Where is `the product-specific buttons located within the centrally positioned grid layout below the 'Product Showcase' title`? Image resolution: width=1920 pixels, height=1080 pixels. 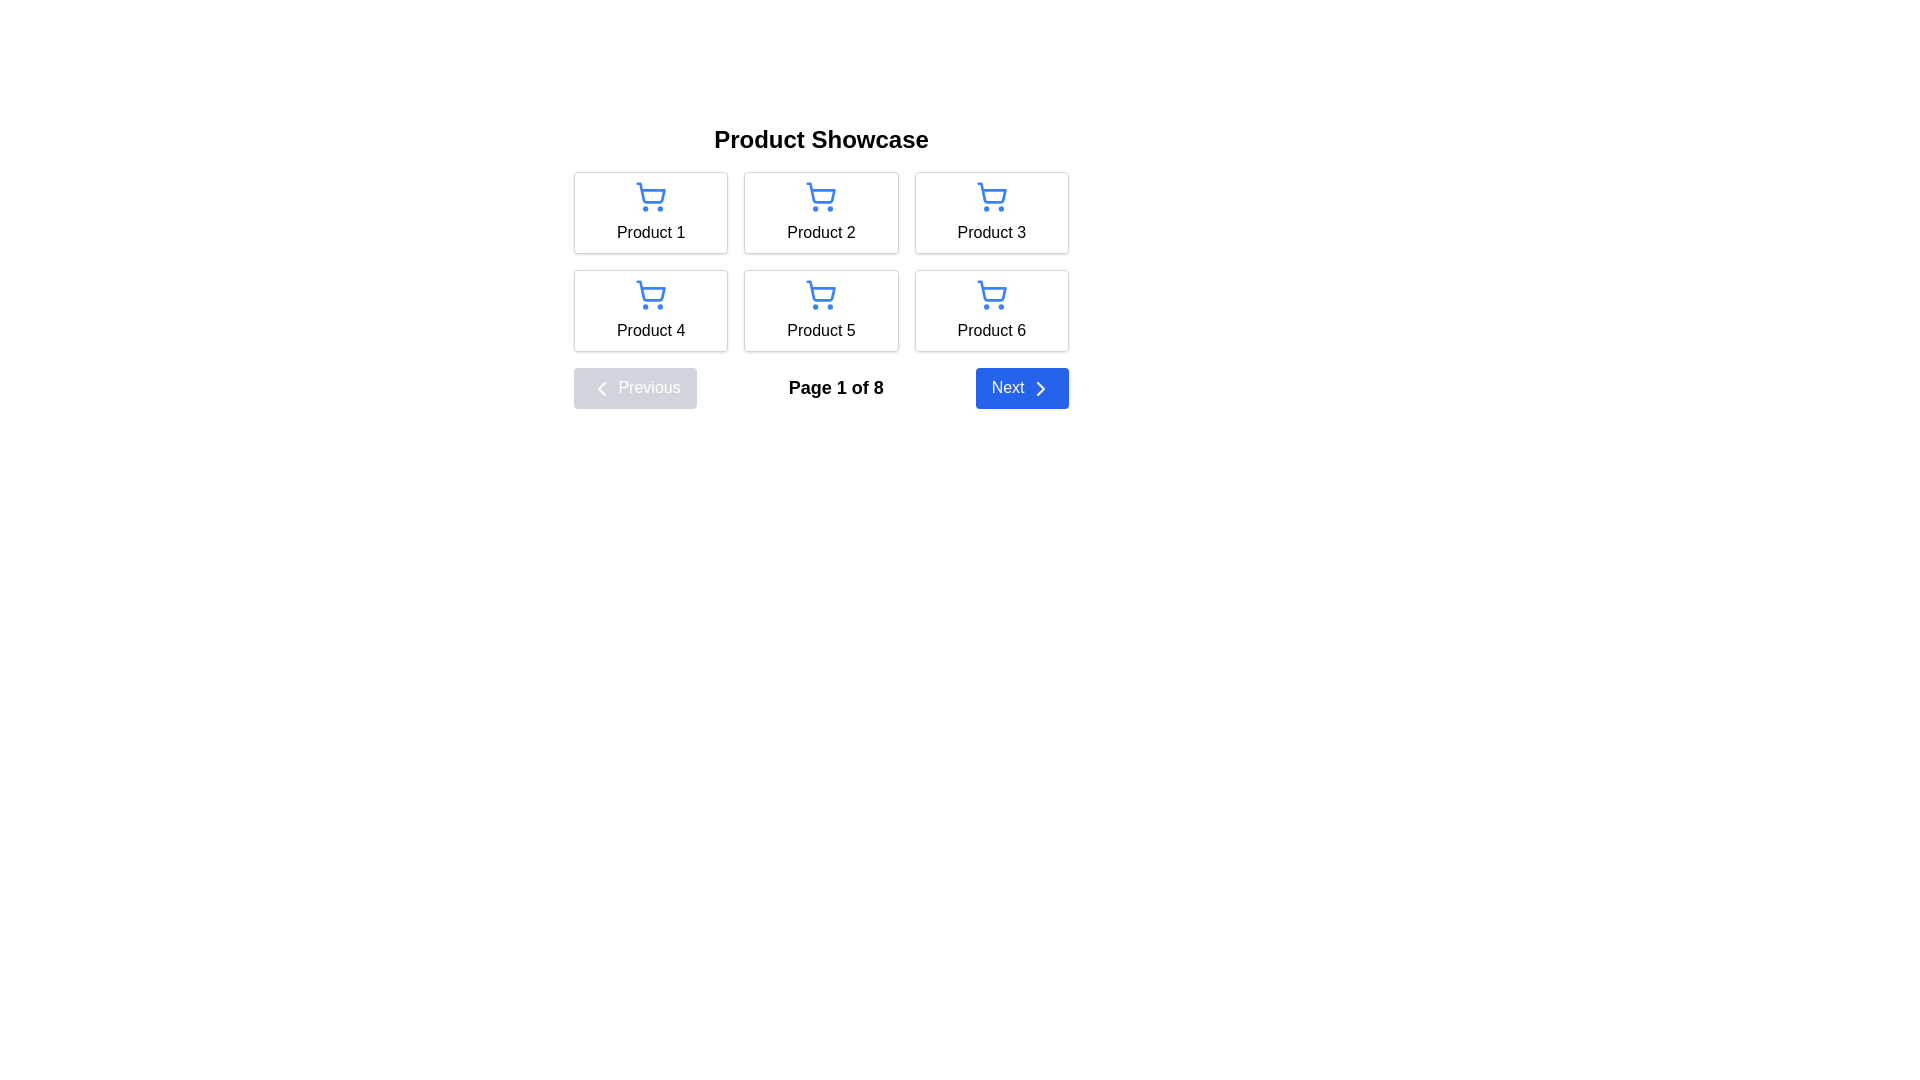 the product-specific buttons located within the centrally positioned grid layout below the 'Product Showcase' title is located at coordinates (821, 257).